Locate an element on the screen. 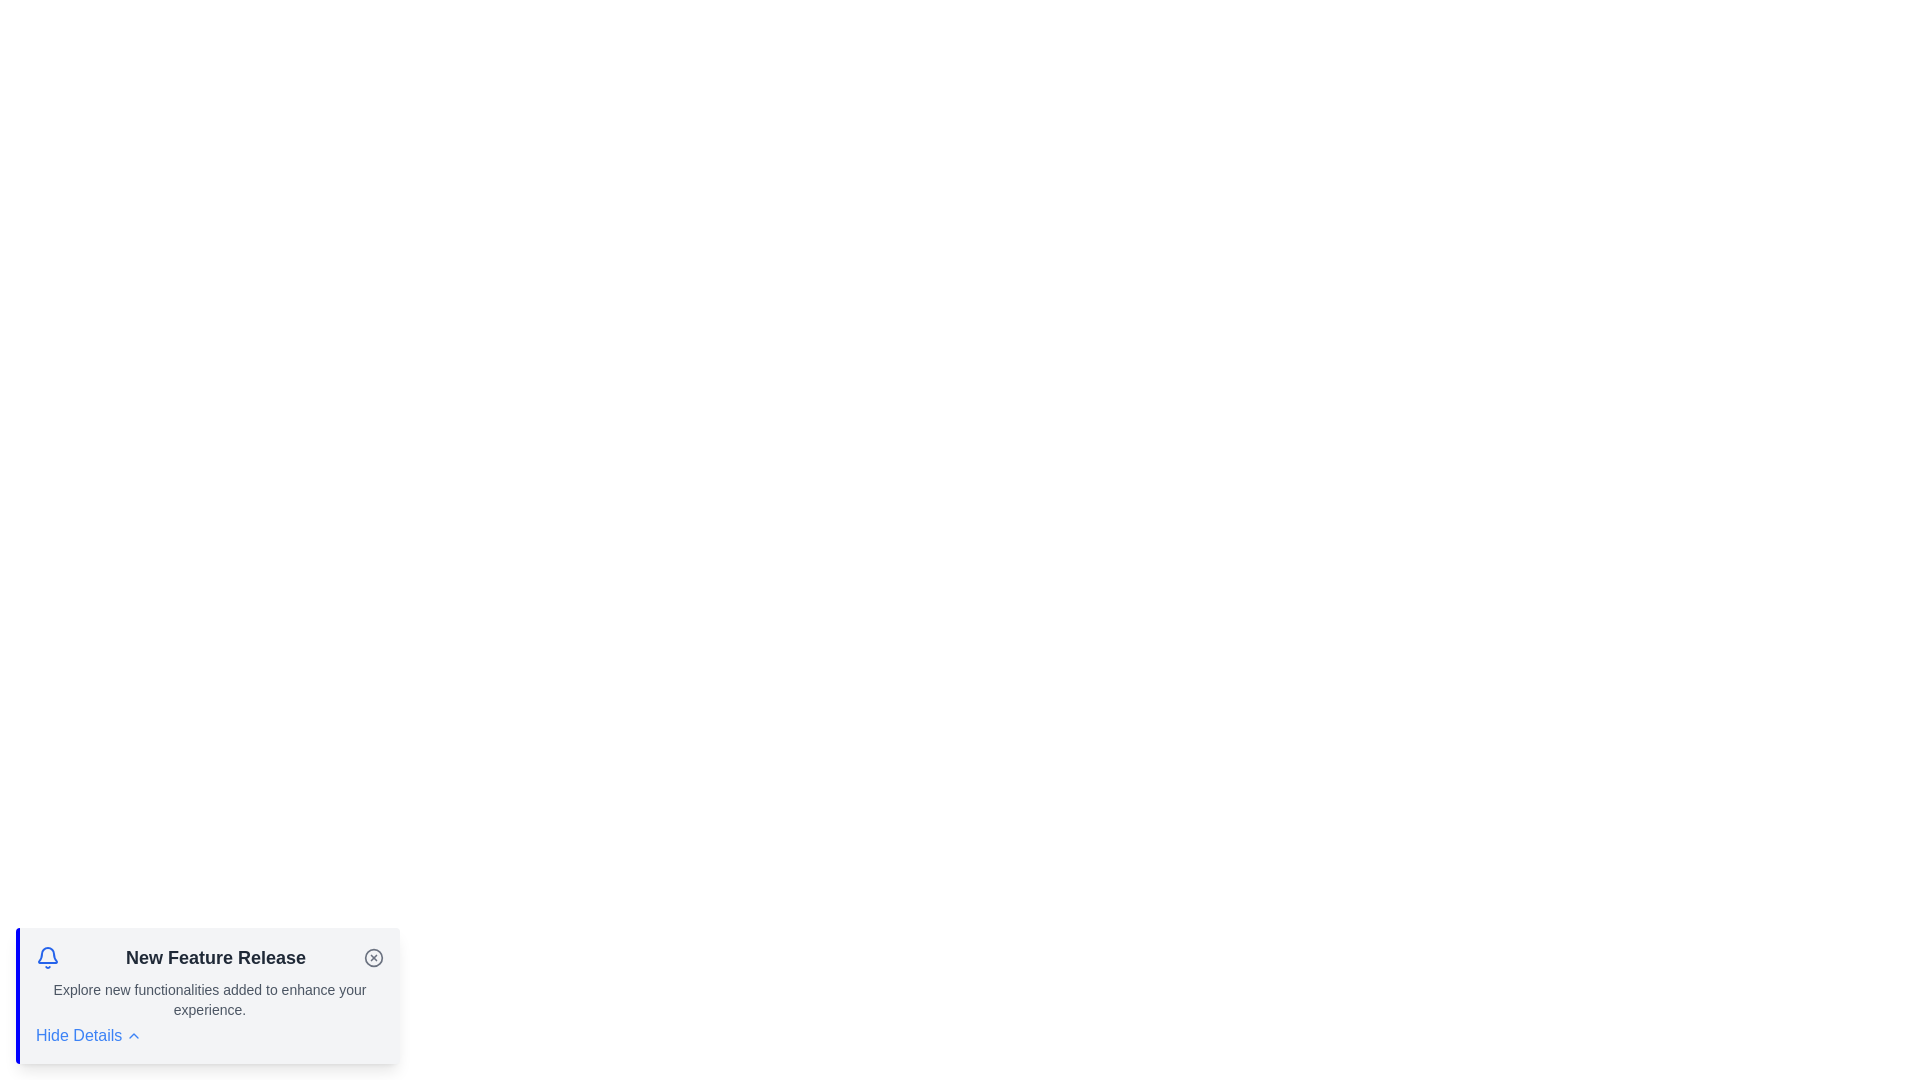 Image resolution: width=1920 pixels, height=1080 pixels. the 'Hide Details' button to toggle the notification details is located at coordinates (88, 1035).